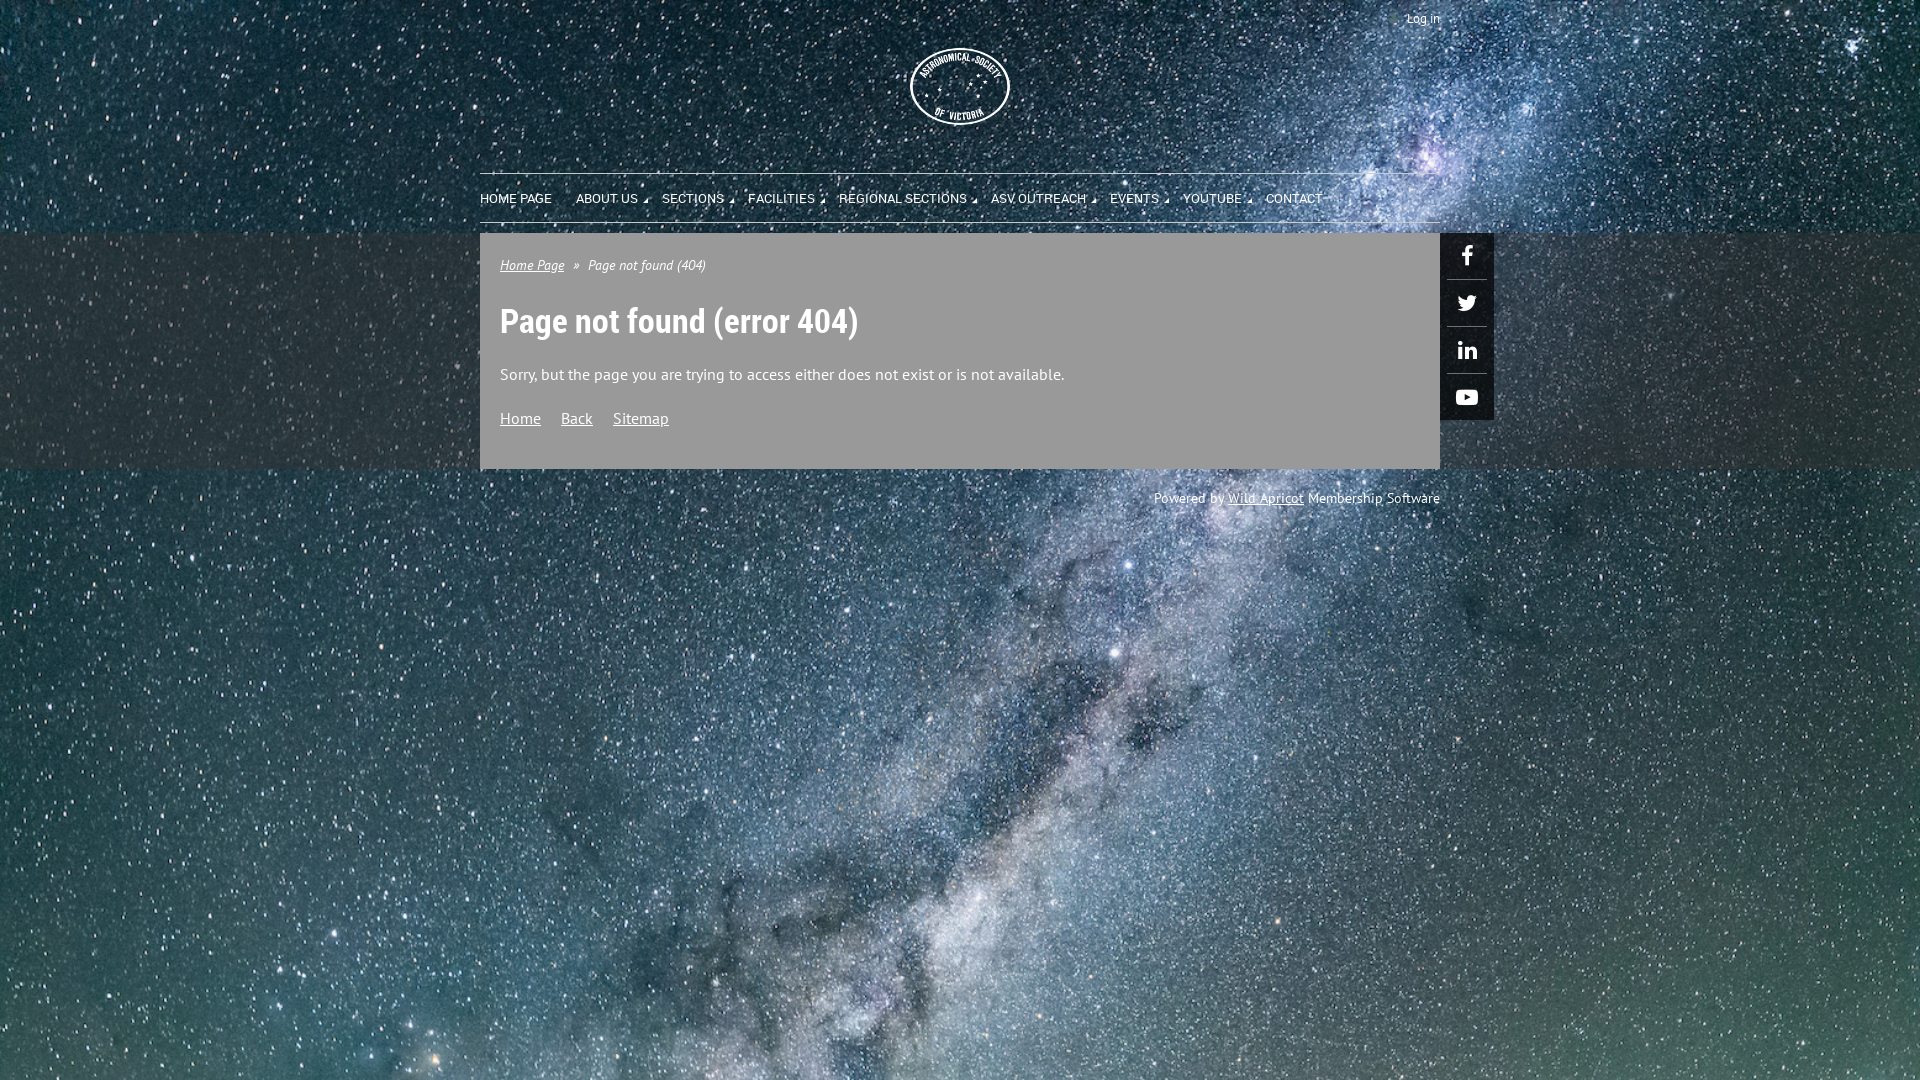  I want to click on 'Home Page', so click(532, 264).